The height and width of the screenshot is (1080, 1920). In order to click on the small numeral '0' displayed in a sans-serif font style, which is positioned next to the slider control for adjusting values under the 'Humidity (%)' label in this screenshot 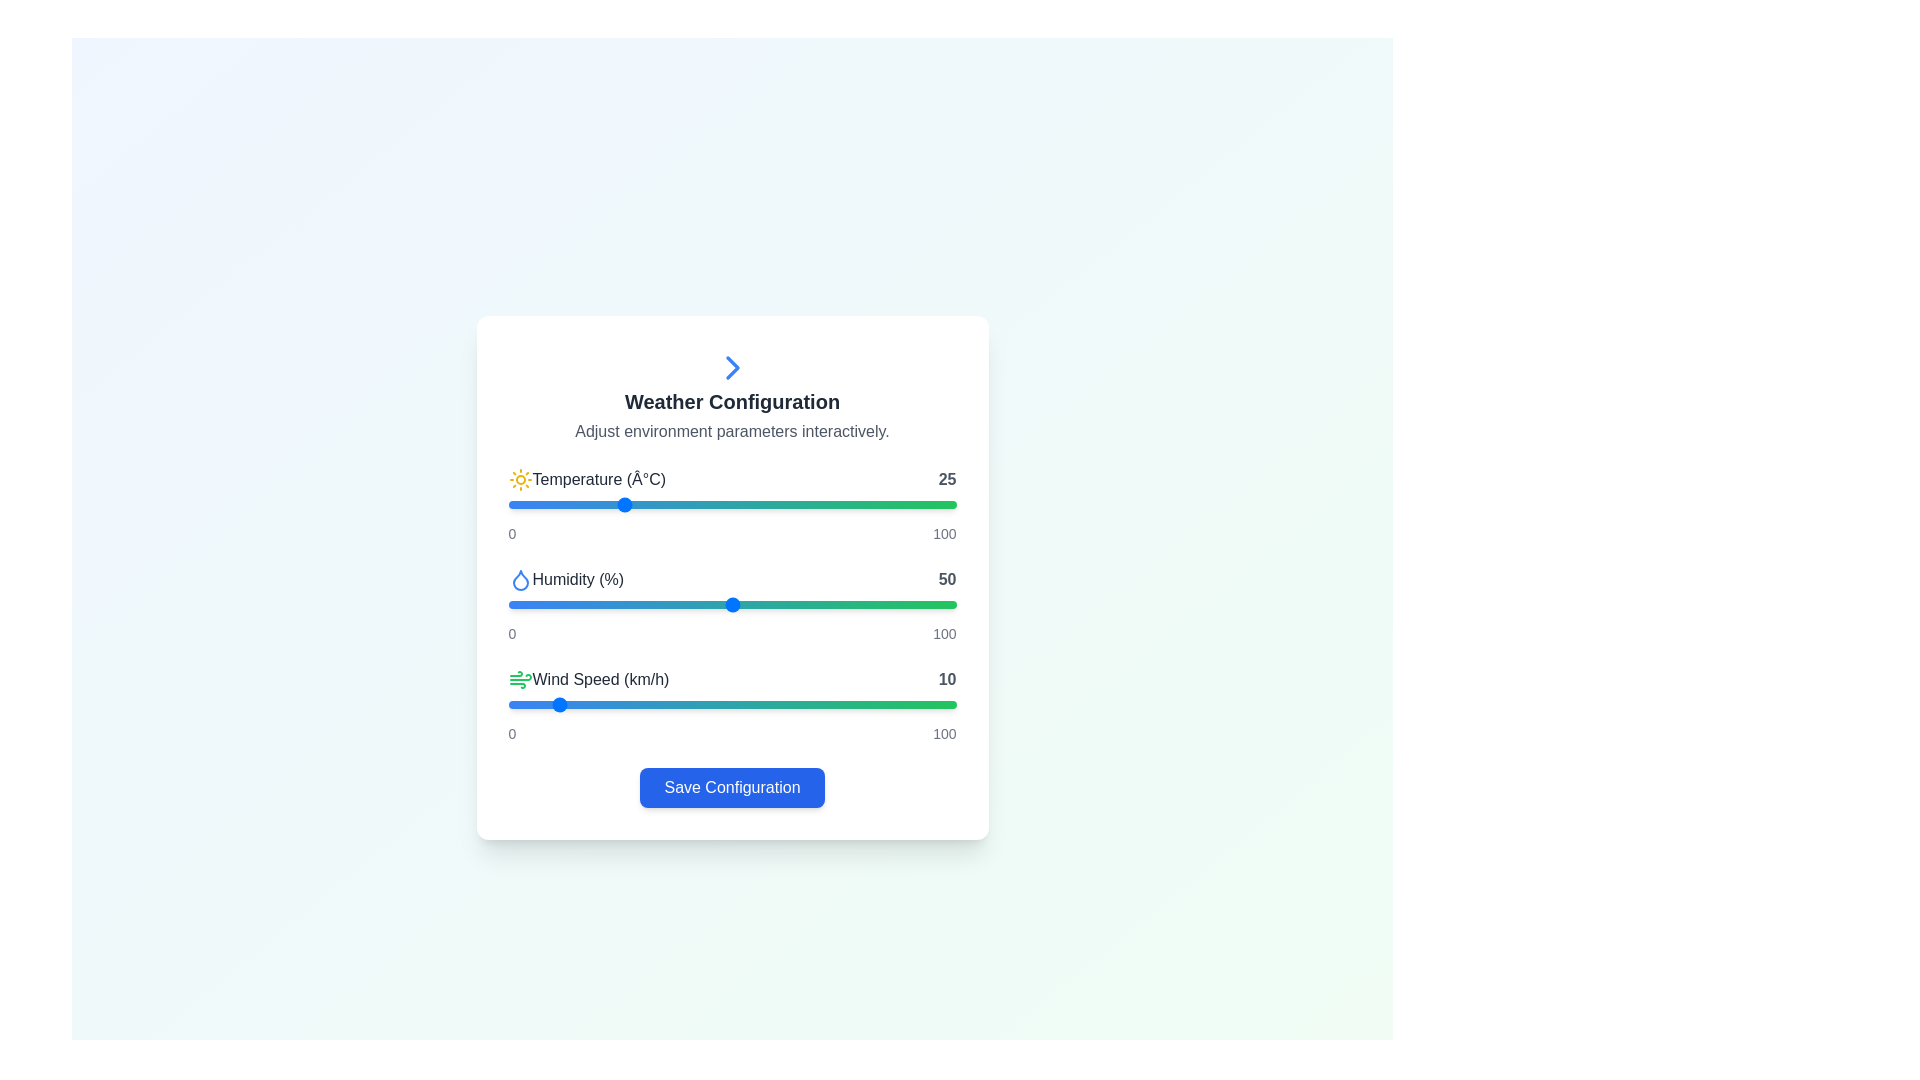, I will do `click(512, 633)`.